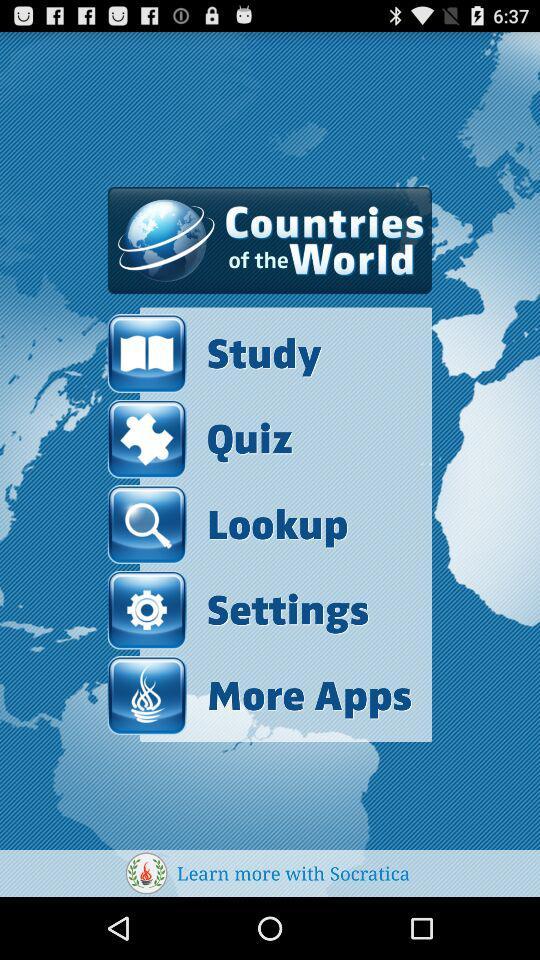  Describe the element at coordinates (200, 439) in the screenshot. I see `the icon below the study` at that location.